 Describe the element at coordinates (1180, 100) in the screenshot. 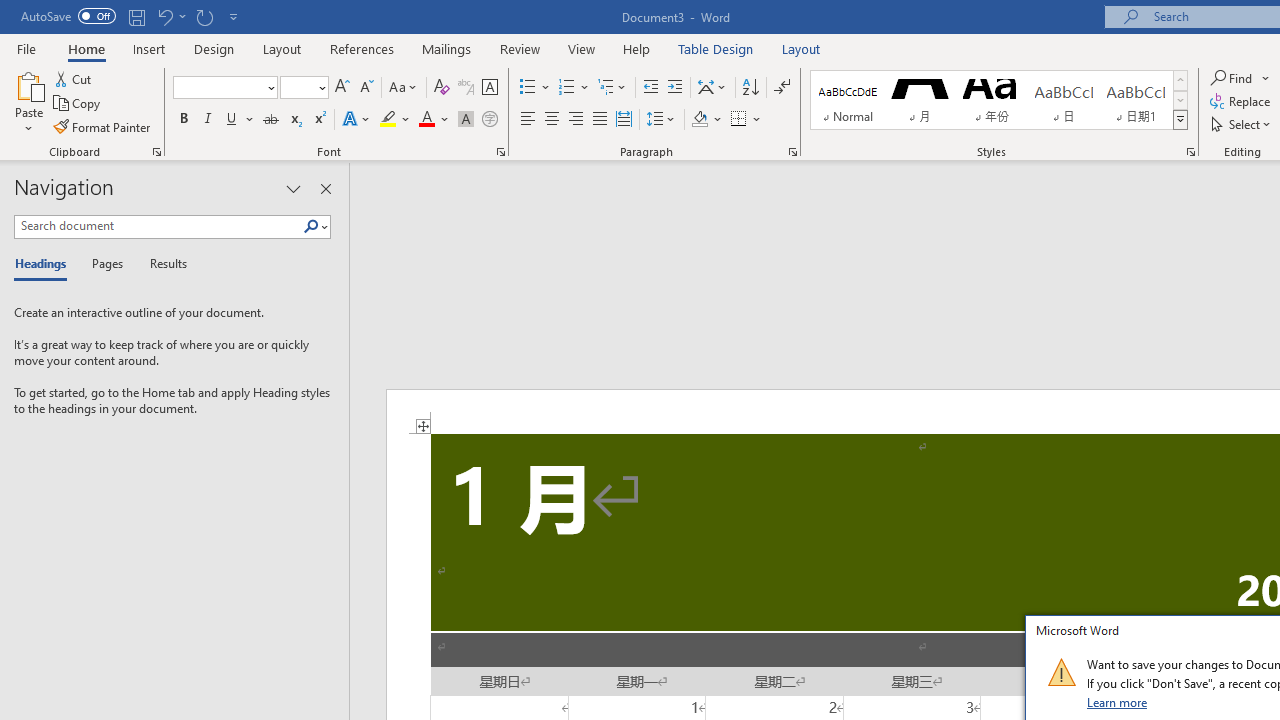

I see `'Row Down'` at that location.